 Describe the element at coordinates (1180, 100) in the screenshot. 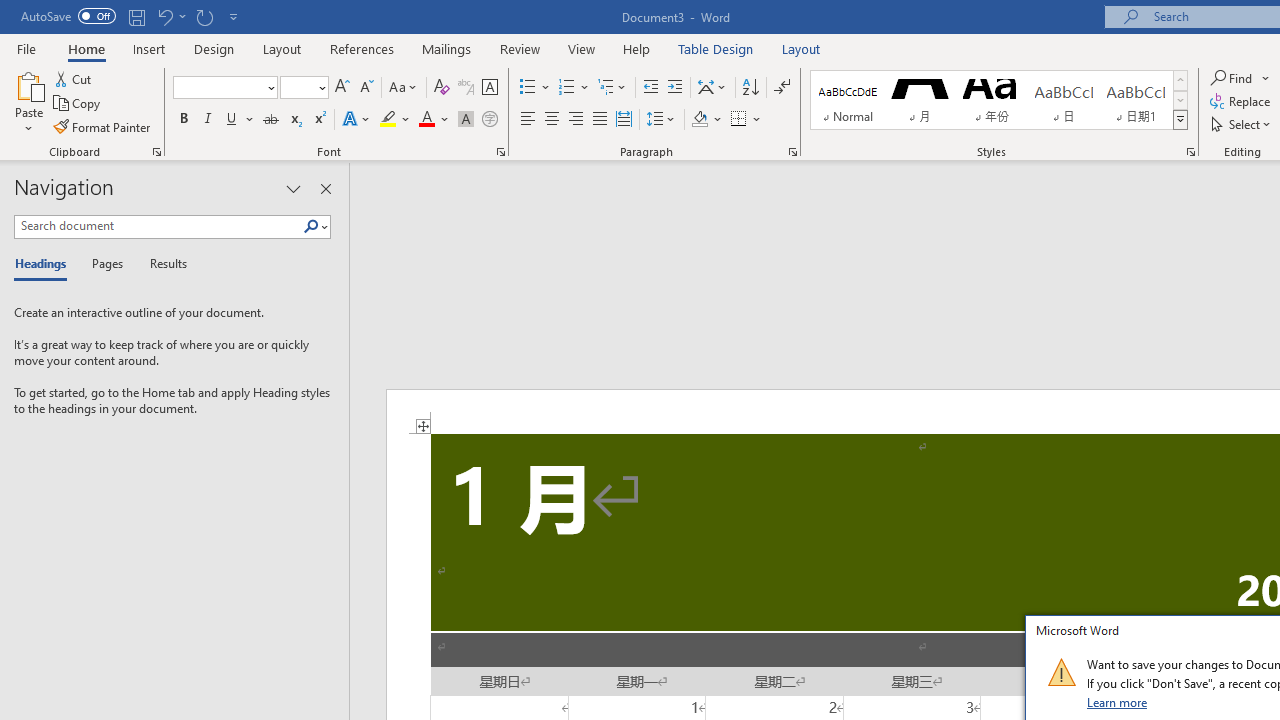

I see `'Row Down'` at that location.